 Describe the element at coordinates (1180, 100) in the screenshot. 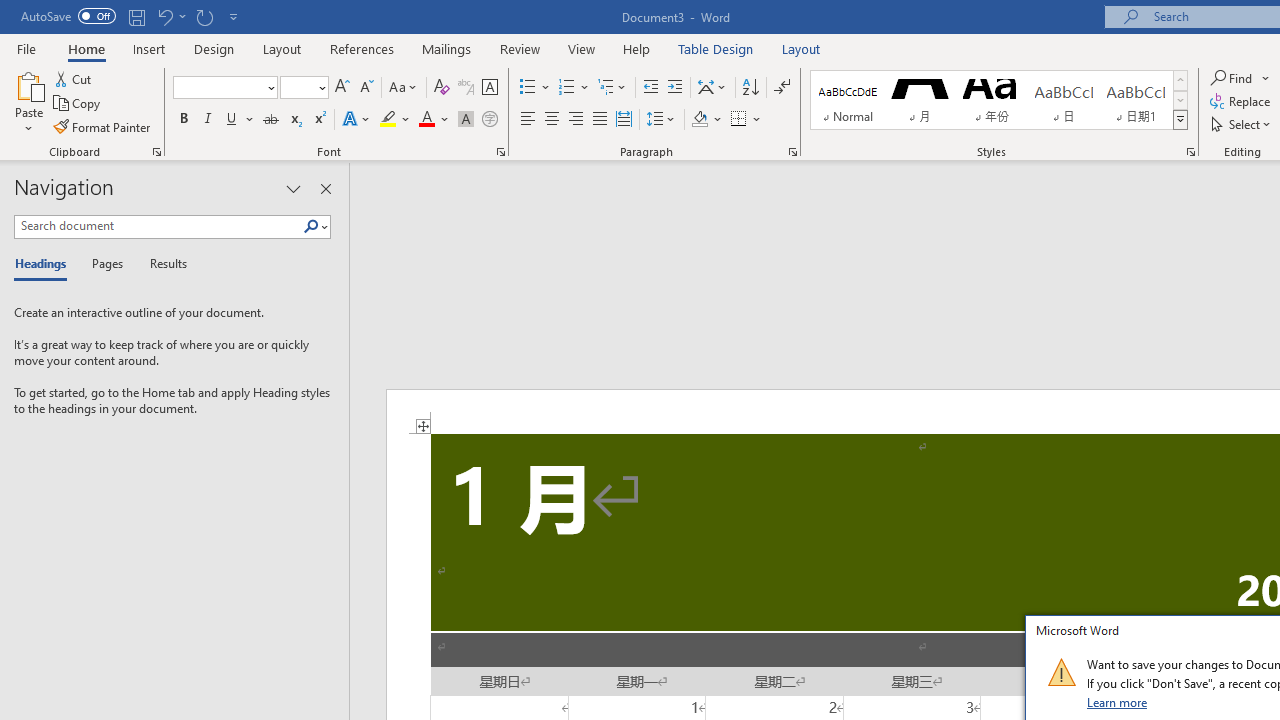

I see `'Row Down'` at that location.